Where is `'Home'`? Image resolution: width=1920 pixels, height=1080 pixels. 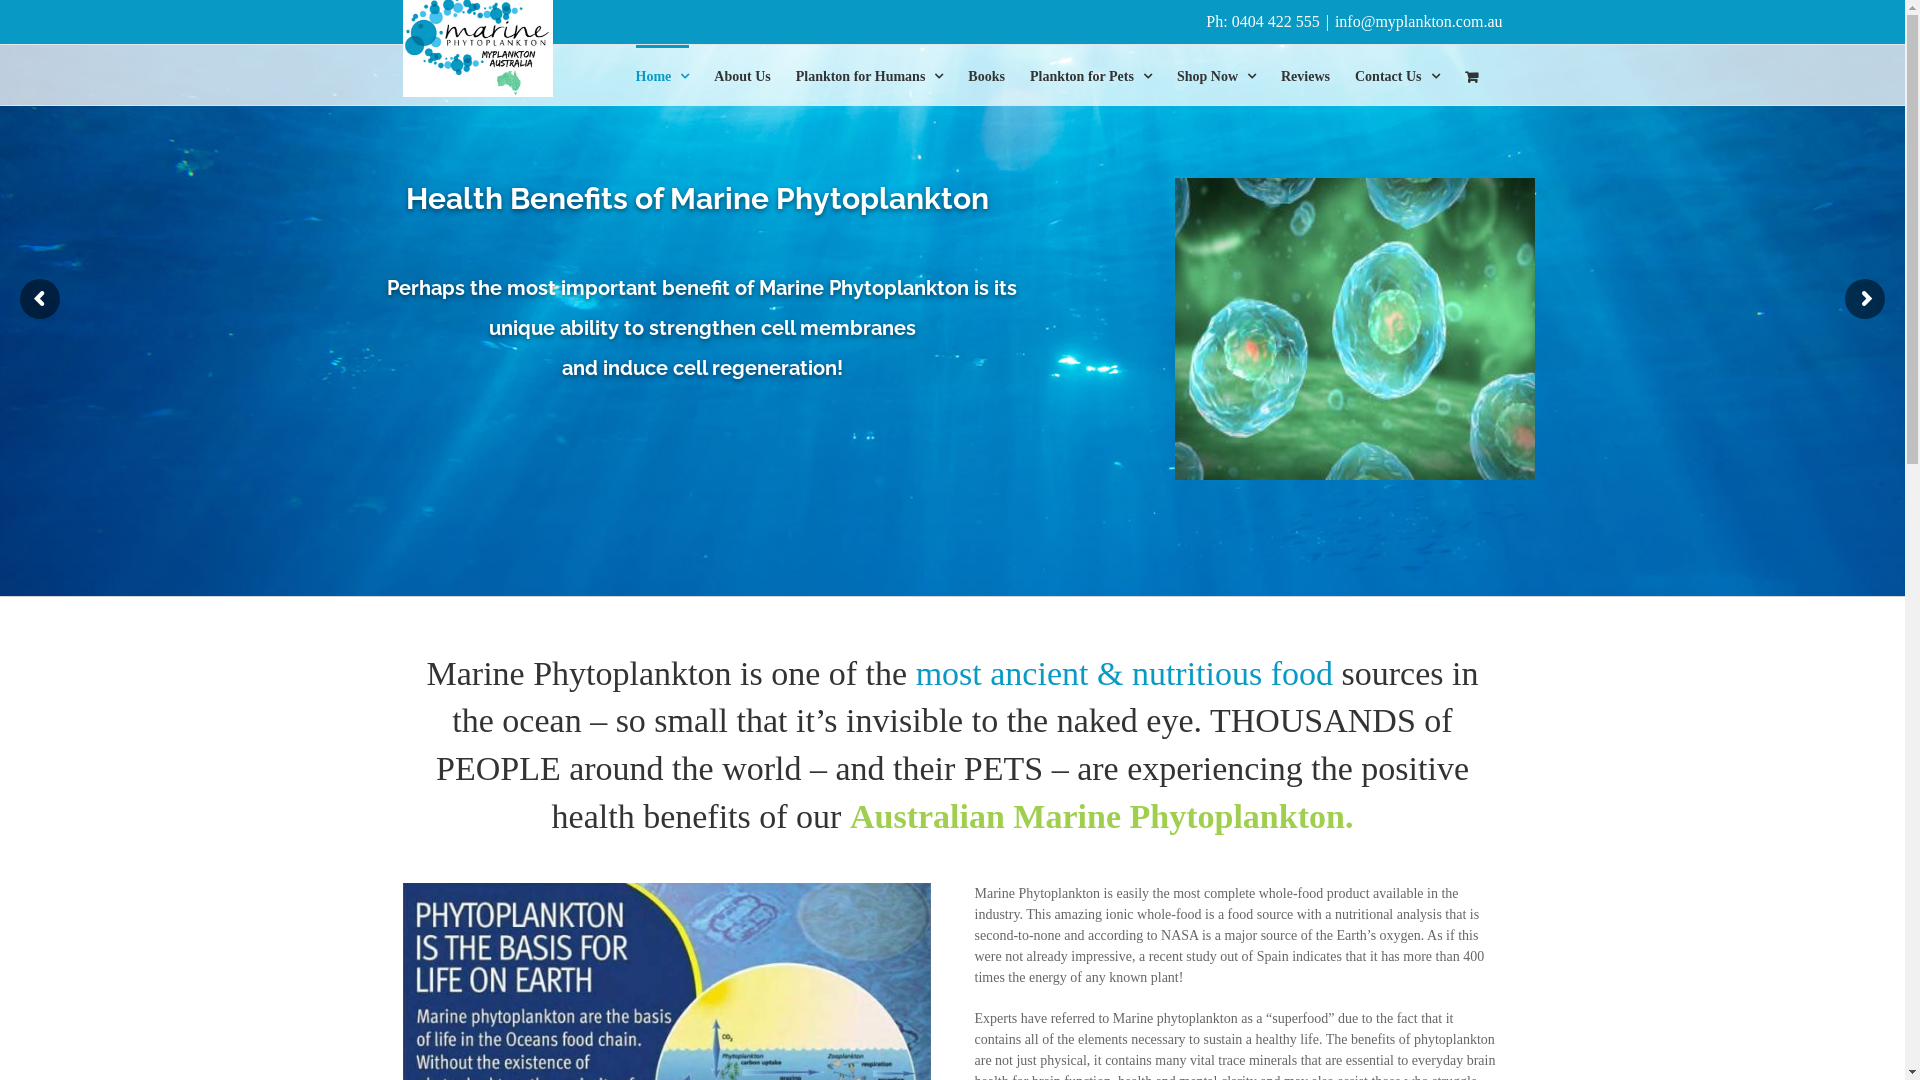
'Home' is located at coordinates (662, 73).